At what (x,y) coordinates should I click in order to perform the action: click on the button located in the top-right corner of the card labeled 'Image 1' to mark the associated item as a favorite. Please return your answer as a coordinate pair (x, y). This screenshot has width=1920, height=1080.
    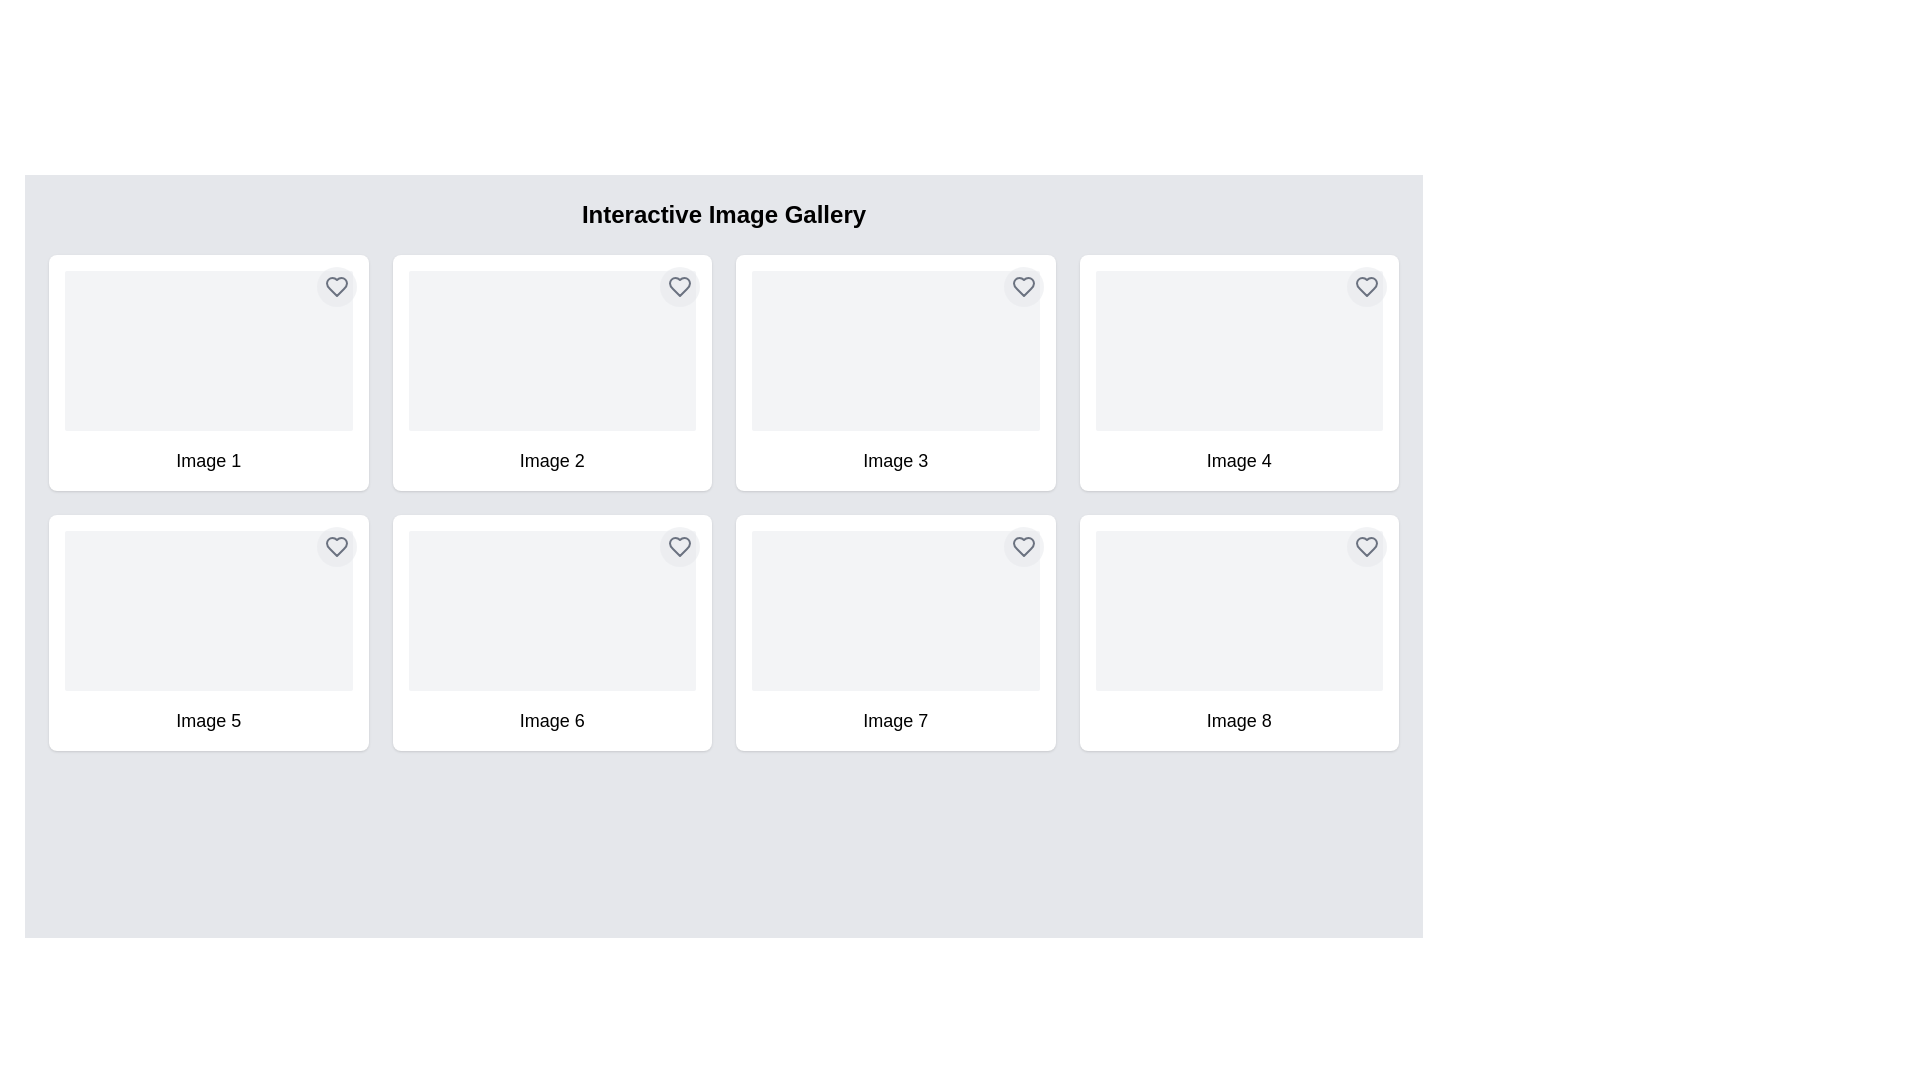
    Looking at the image, I should click on (336, 286).